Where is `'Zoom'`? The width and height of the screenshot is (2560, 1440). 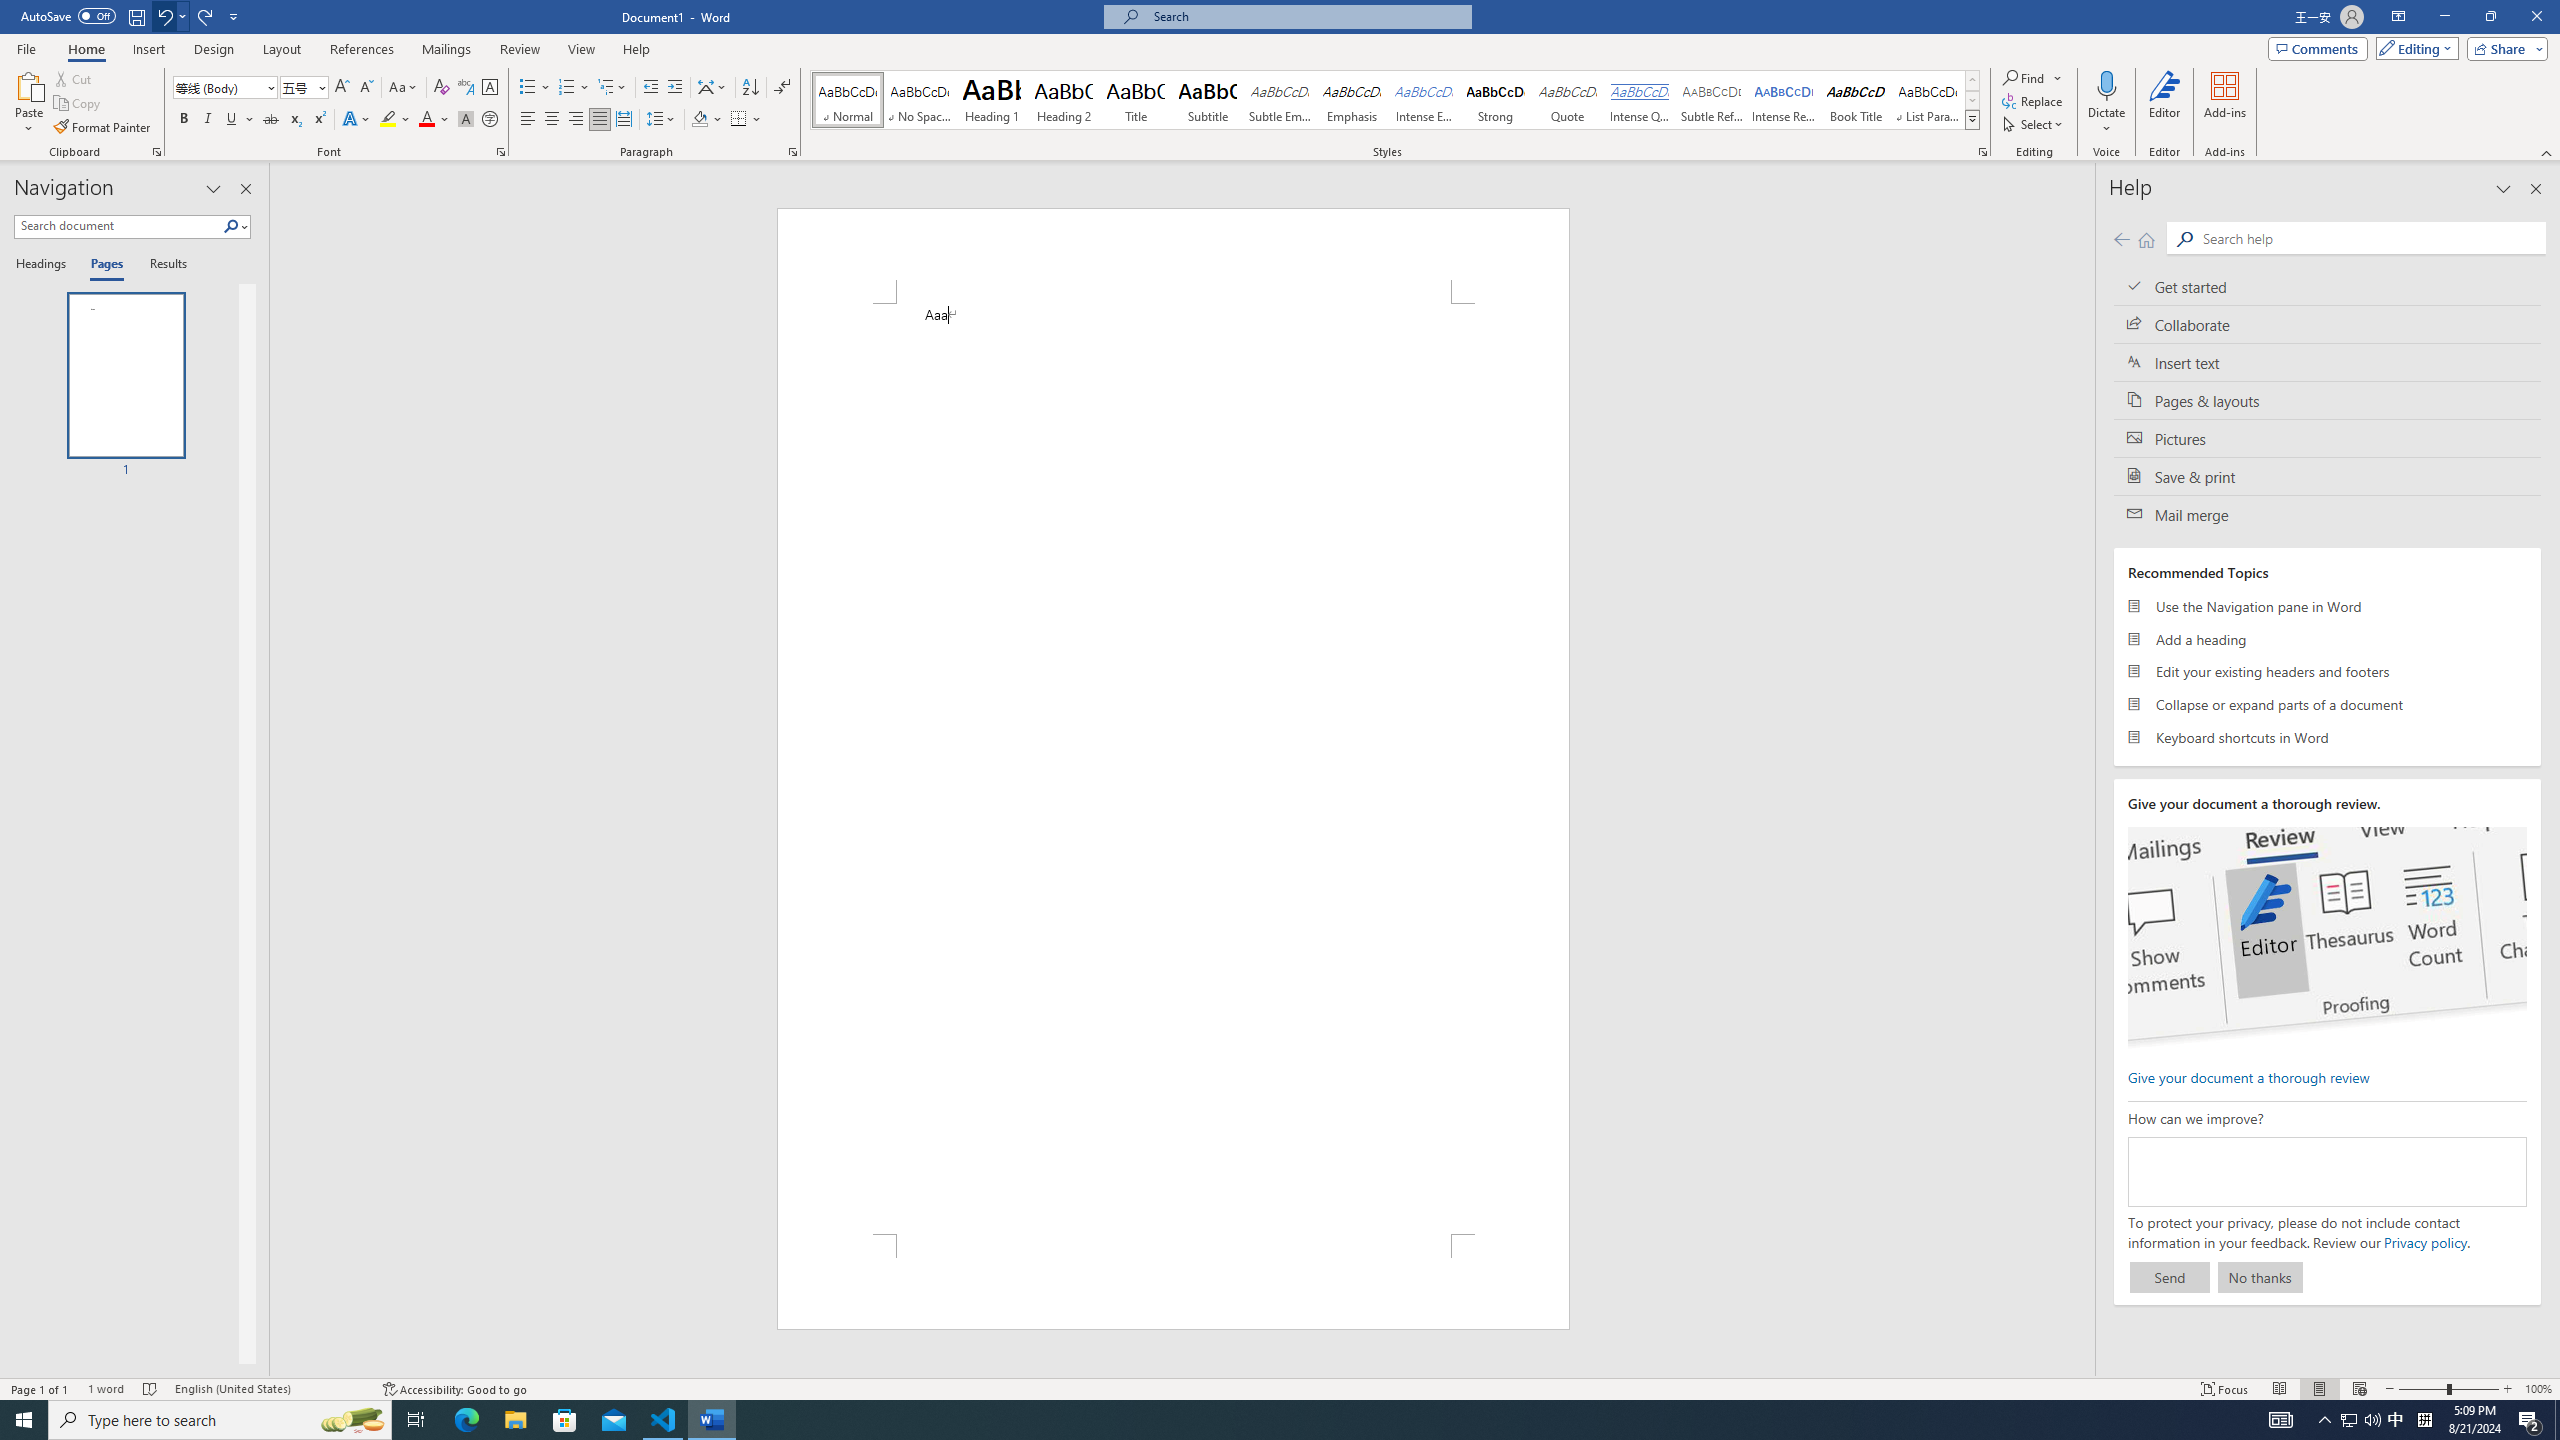
'Zoom' is located at coordinates (2447, 1389).